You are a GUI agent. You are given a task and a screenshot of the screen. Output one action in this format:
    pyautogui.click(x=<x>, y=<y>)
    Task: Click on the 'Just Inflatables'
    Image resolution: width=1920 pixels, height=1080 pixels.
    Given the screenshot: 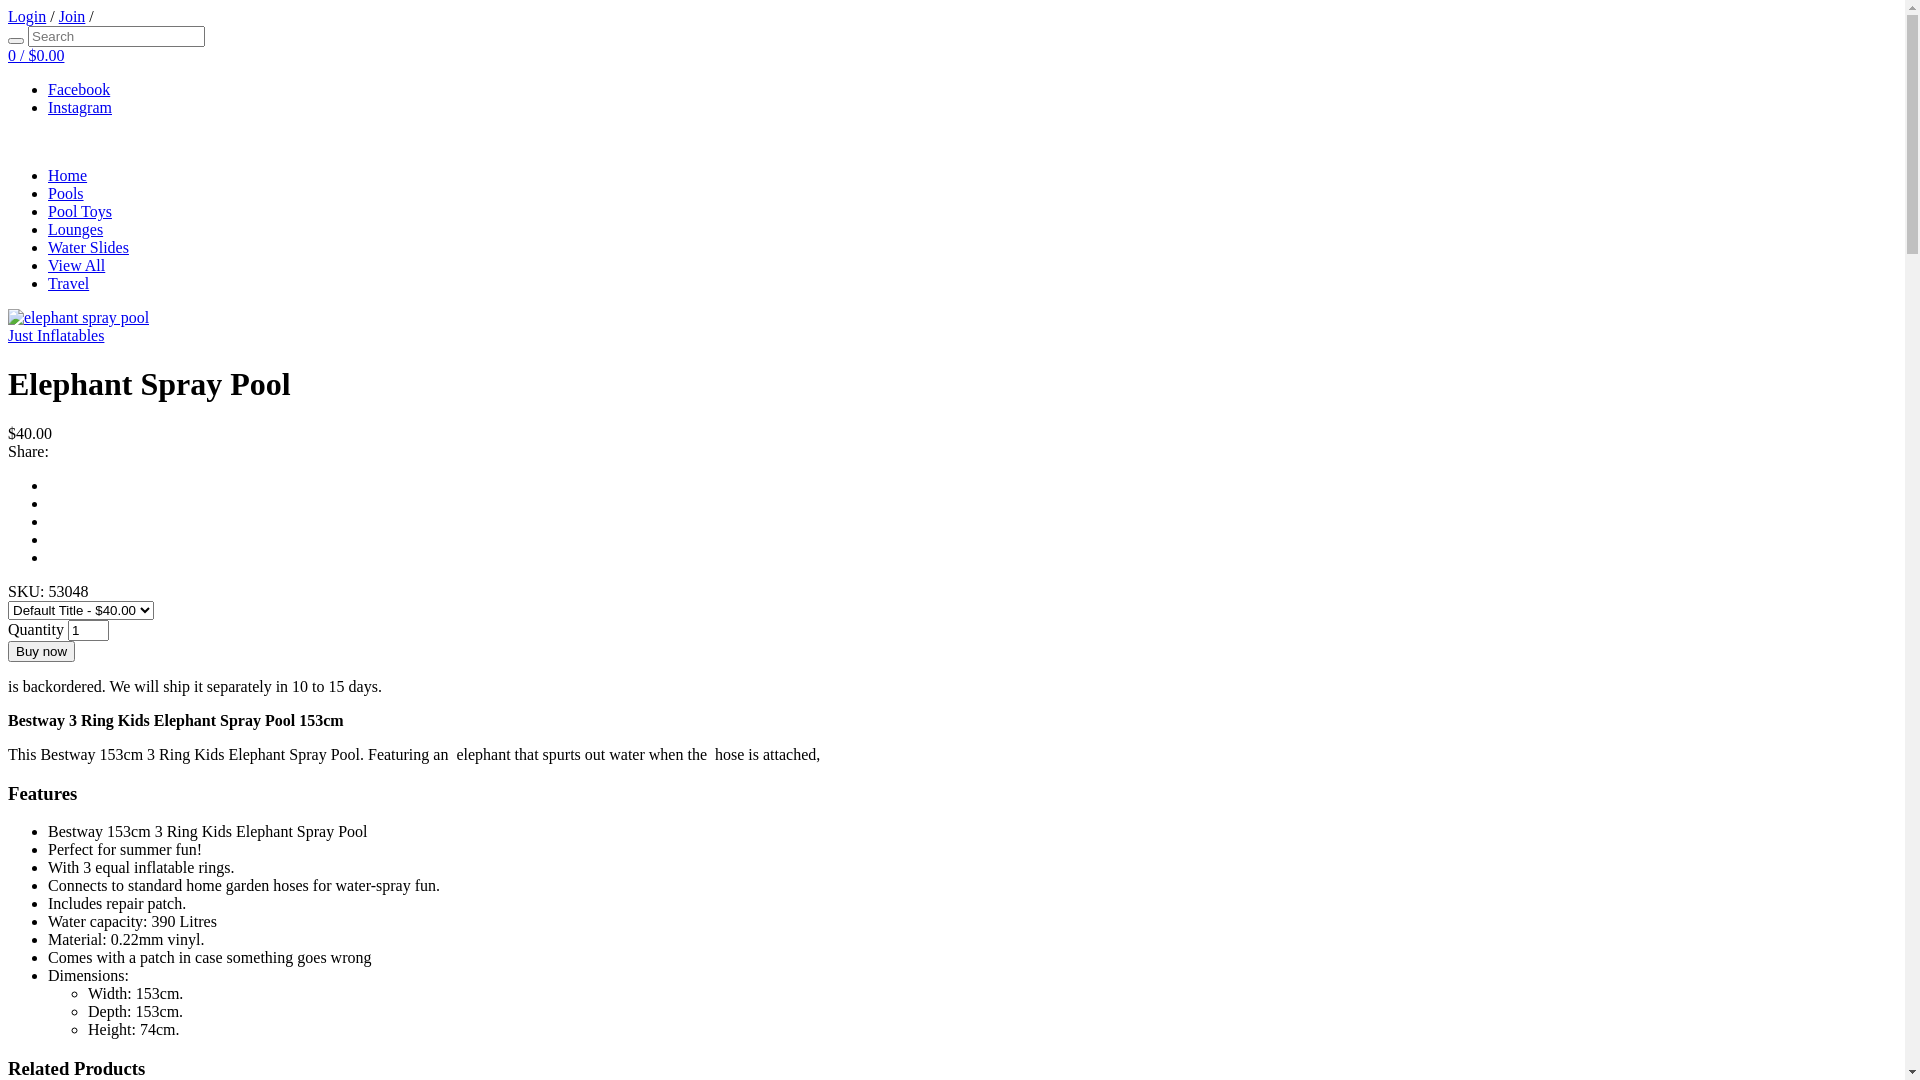 What is the action you would take?
    pyautogui.click(x=8, y=334)
    